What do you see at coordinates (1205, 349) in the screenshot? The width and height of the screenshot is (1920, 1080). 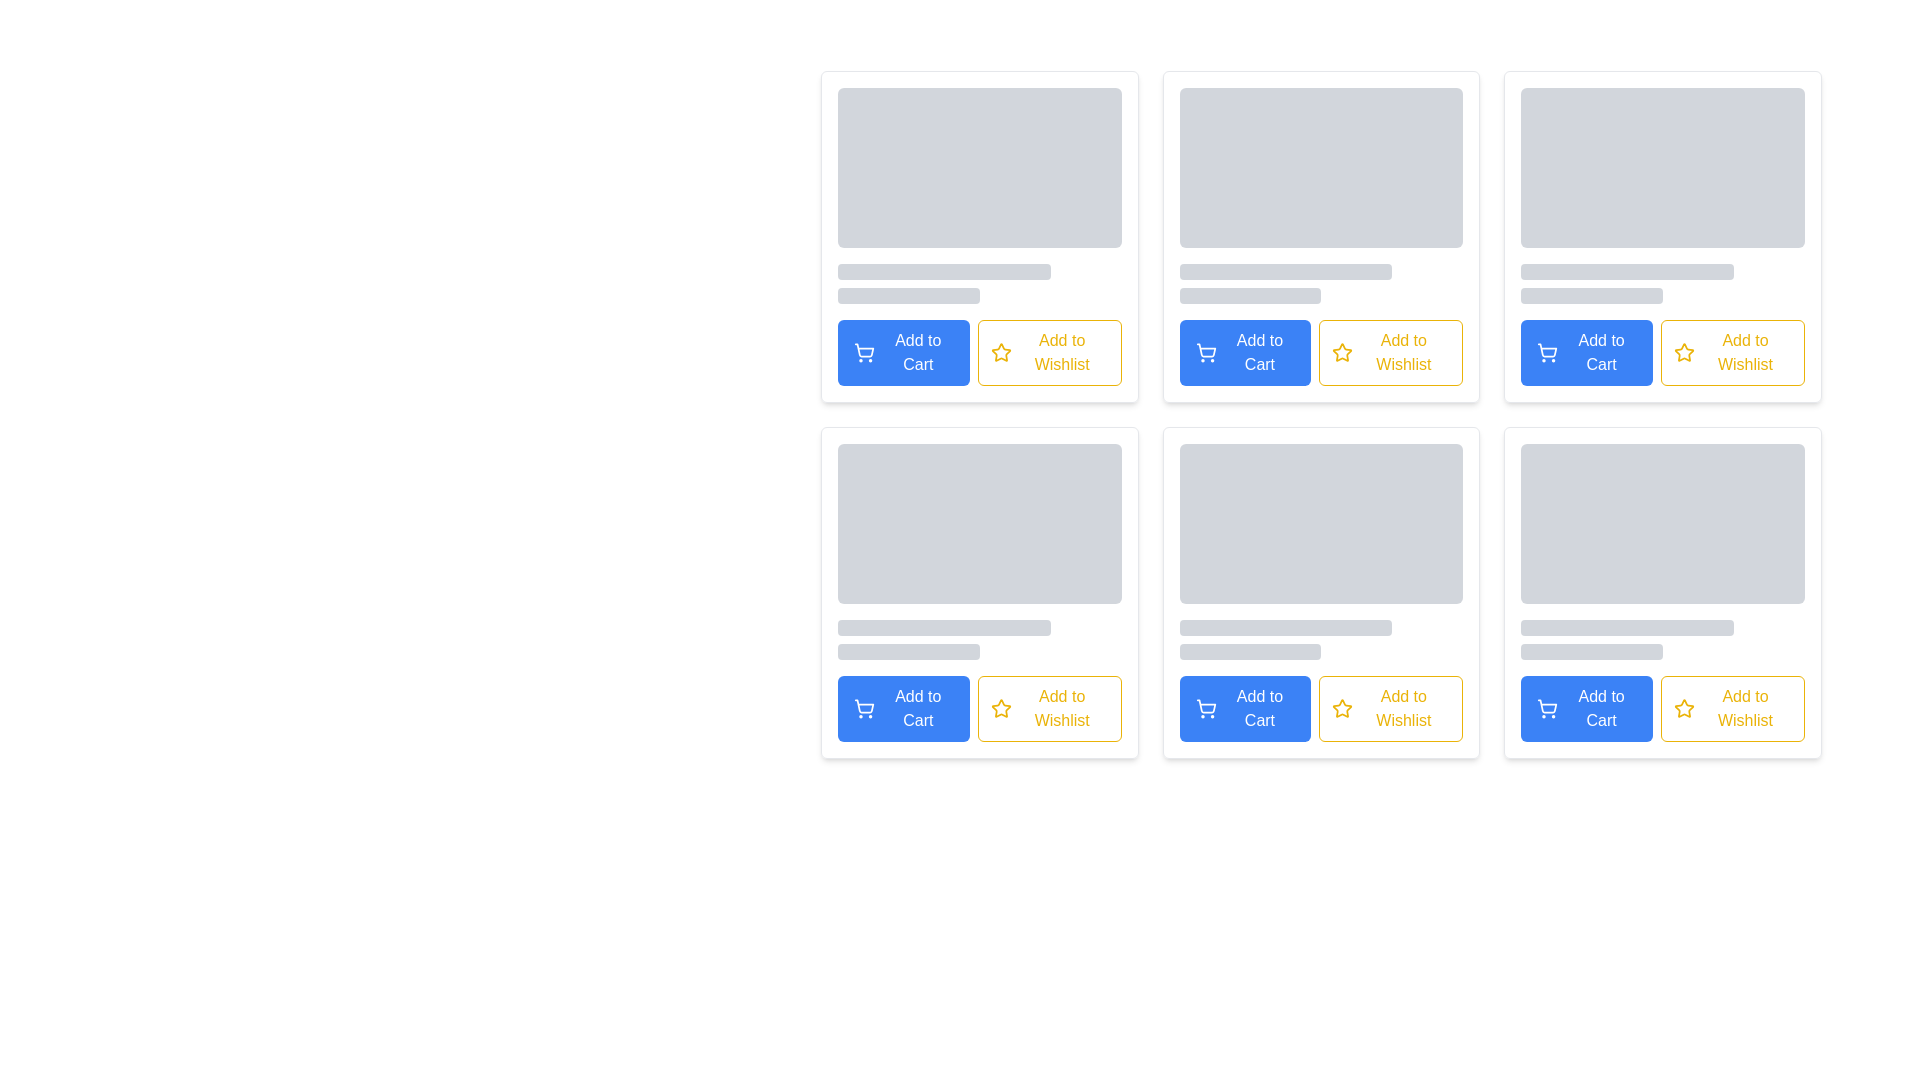 I see `the 'Add to Cart' button associated with the shopping cart icon, which is the second icon in the group of icons representing the cart functionality` at bounding box center [1205, 349].